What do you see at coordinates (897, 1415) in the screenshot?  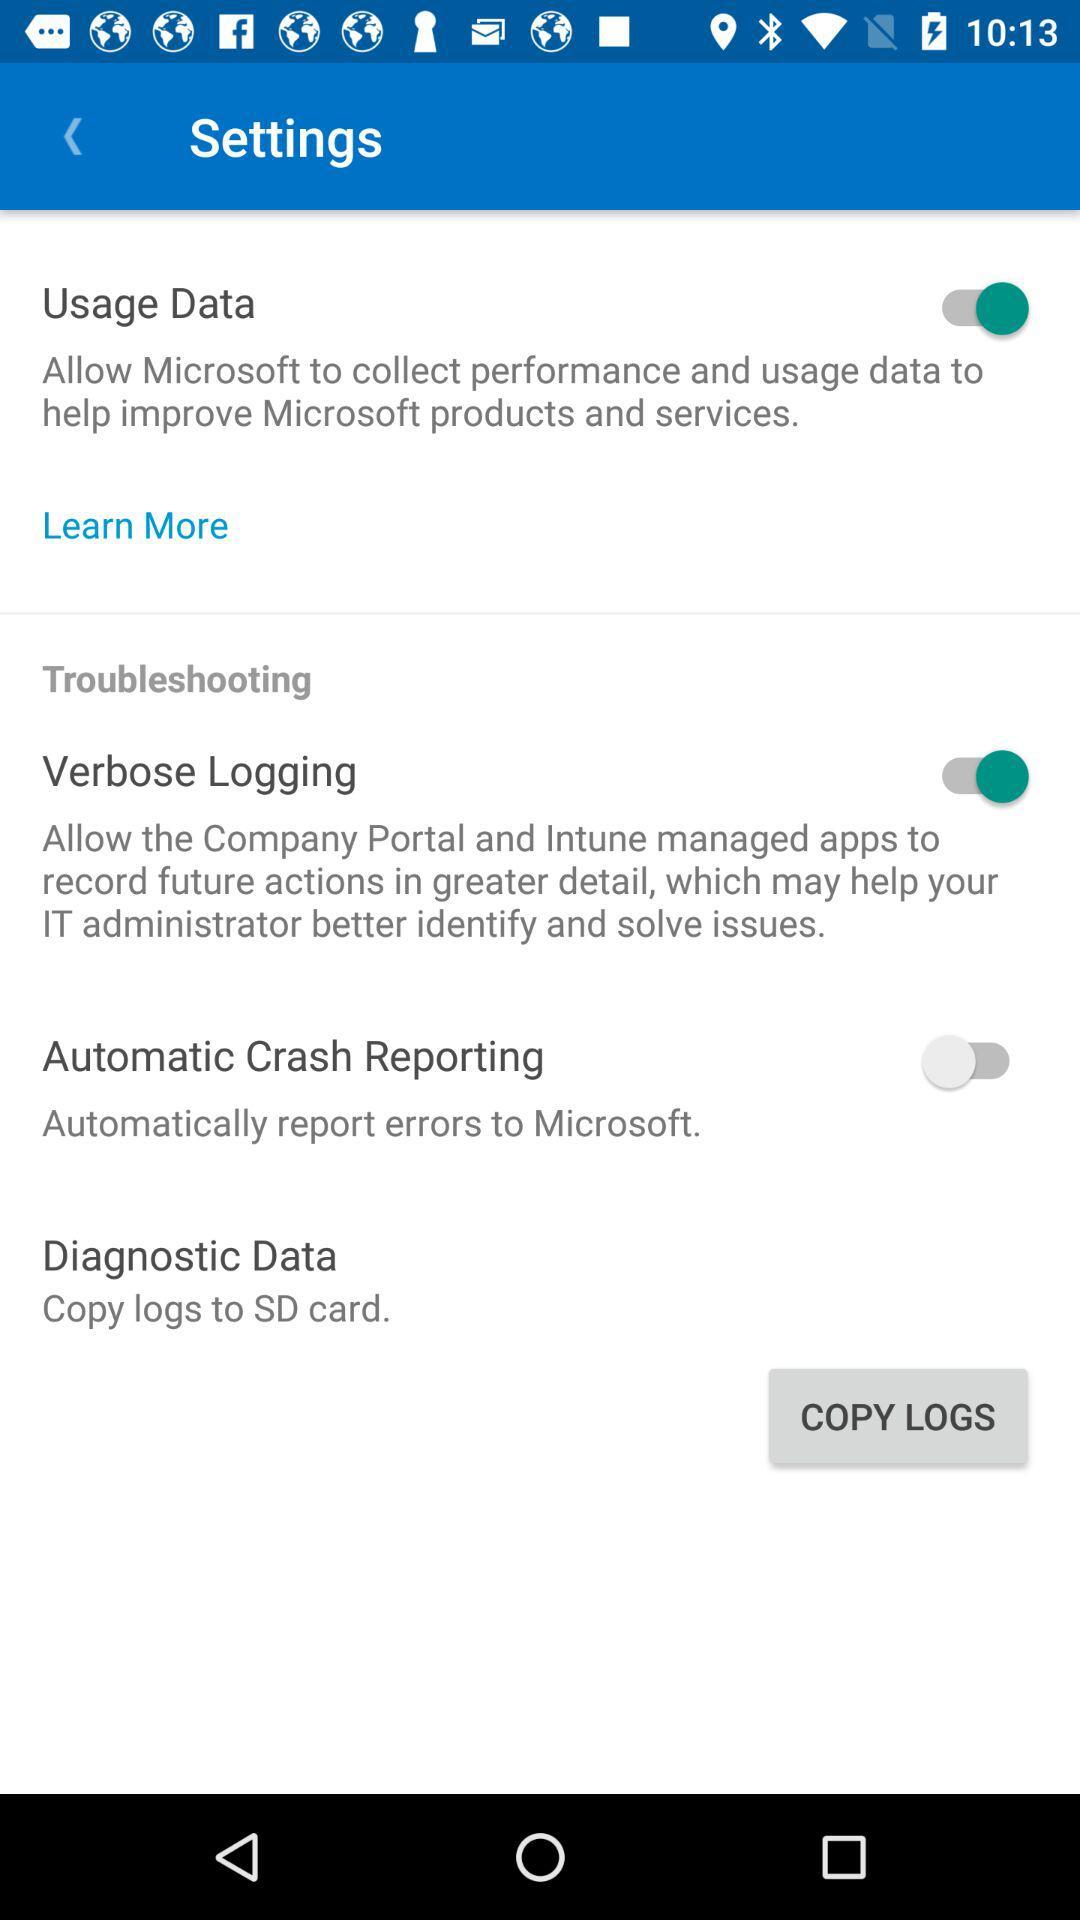 I see `the copy logs` at bounding box center [897, 1415].